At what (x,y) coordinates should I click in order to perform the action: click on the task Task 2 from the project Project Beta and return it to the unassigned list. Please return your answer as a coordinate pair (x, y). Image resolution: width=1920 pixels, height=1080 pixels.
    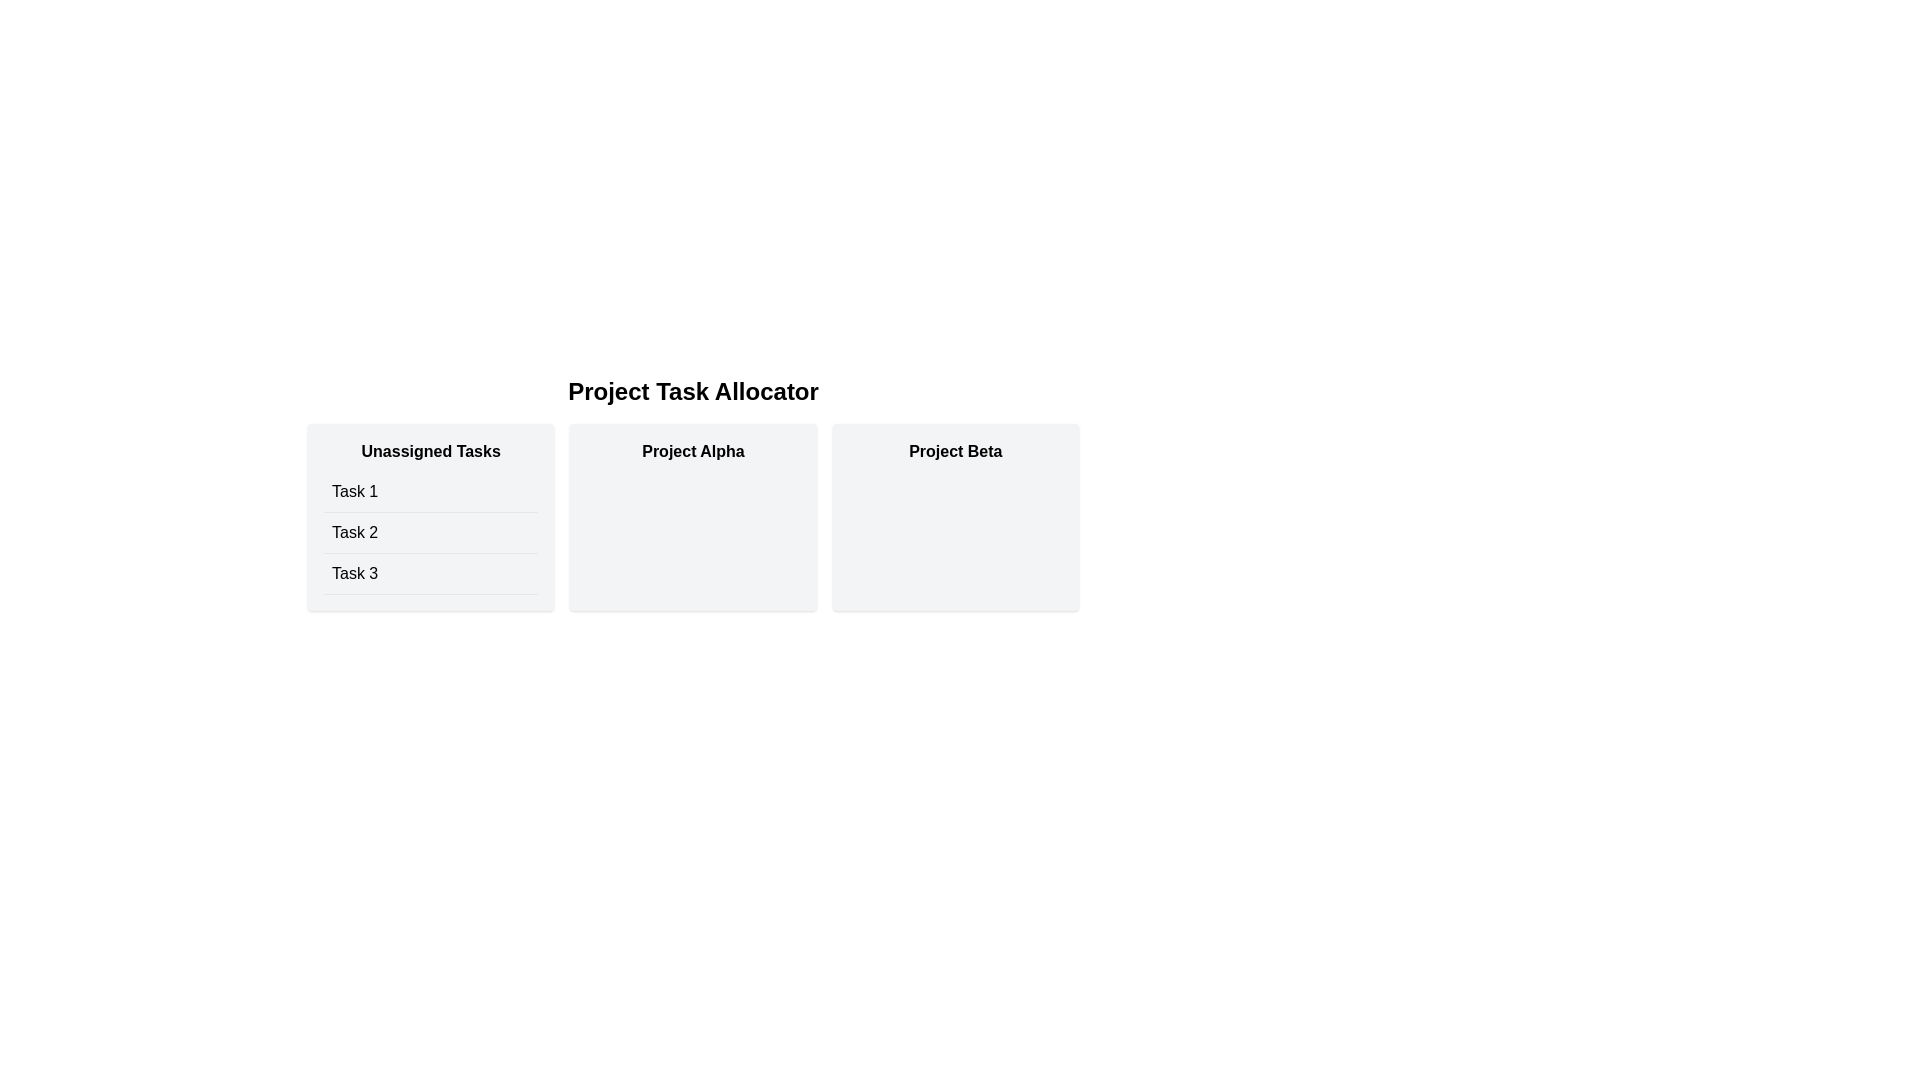
    Looking at the image, I should click on (954, 516).